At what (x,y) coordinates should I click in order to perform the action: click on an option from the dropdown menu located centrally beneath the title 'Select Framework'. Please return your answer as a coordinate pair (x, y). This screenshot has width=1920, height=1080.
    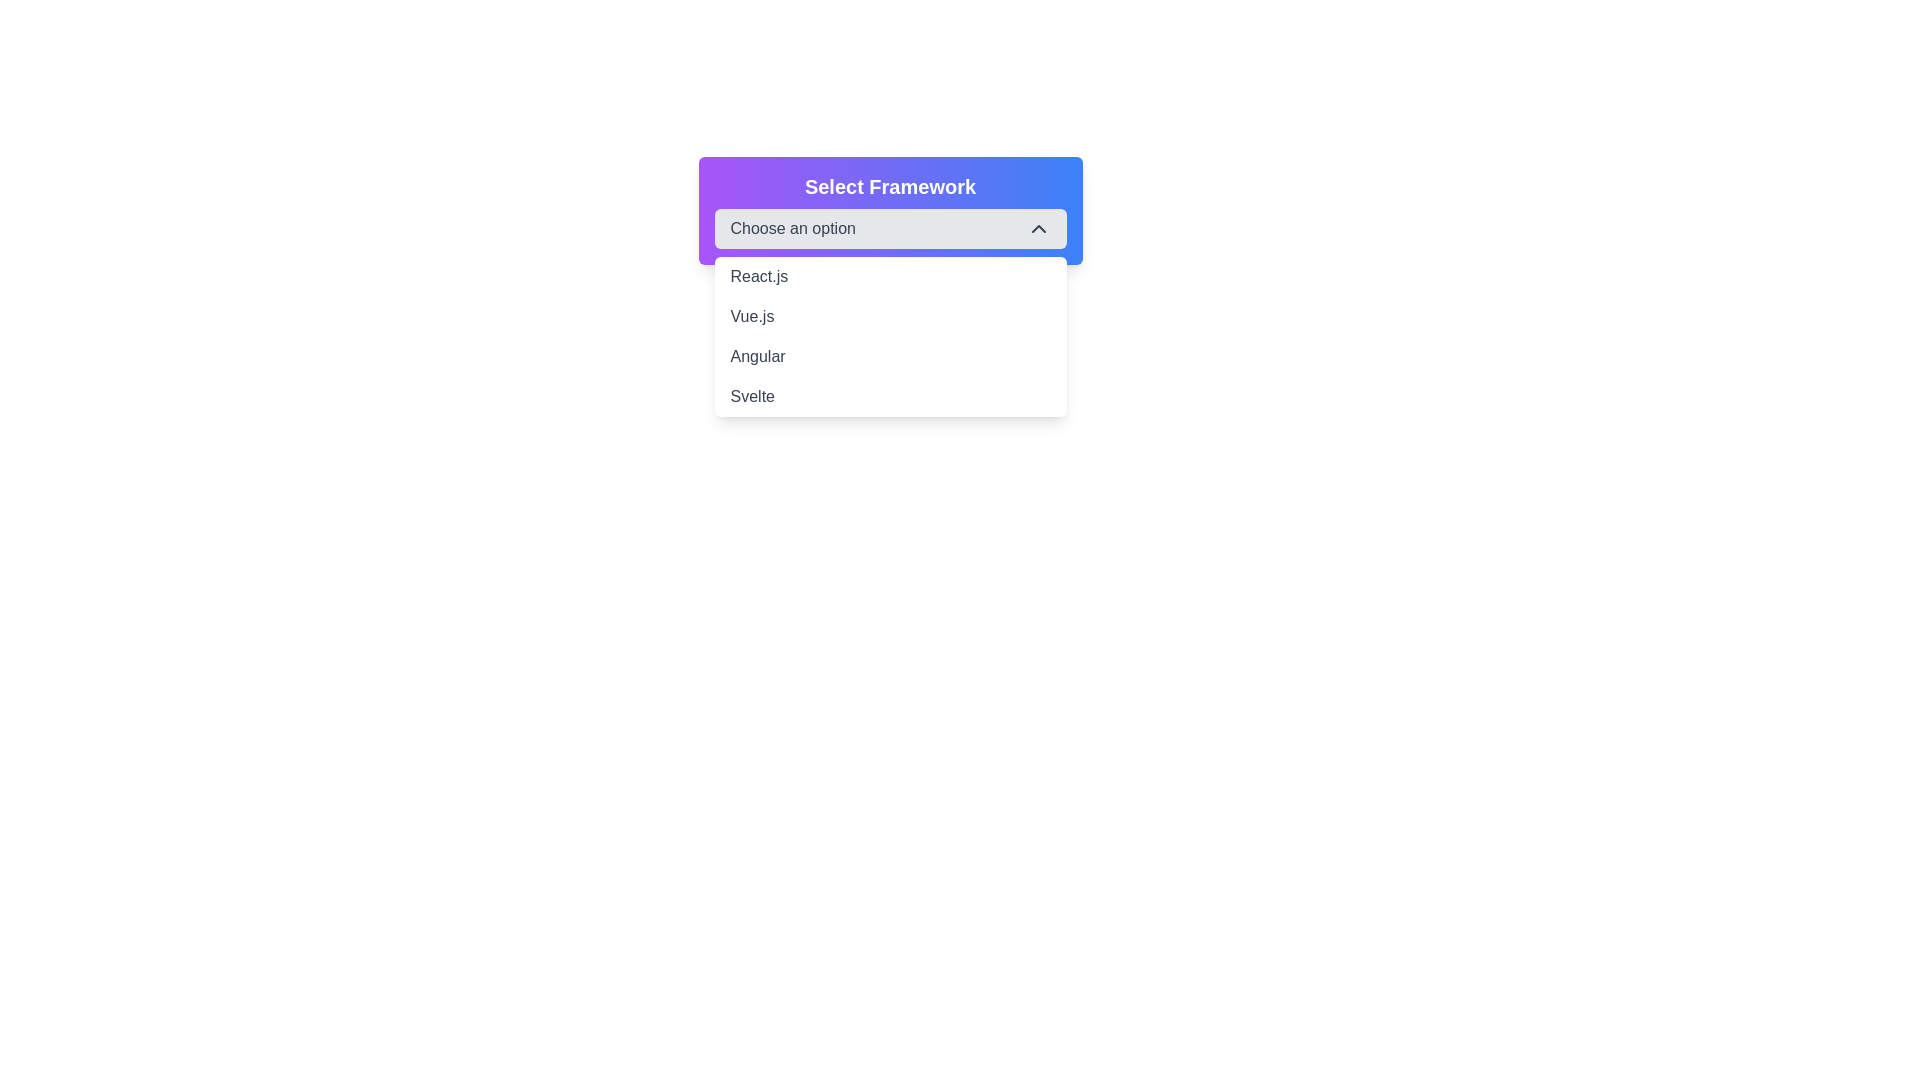
    Looking at the image, I should click on (889, 211).